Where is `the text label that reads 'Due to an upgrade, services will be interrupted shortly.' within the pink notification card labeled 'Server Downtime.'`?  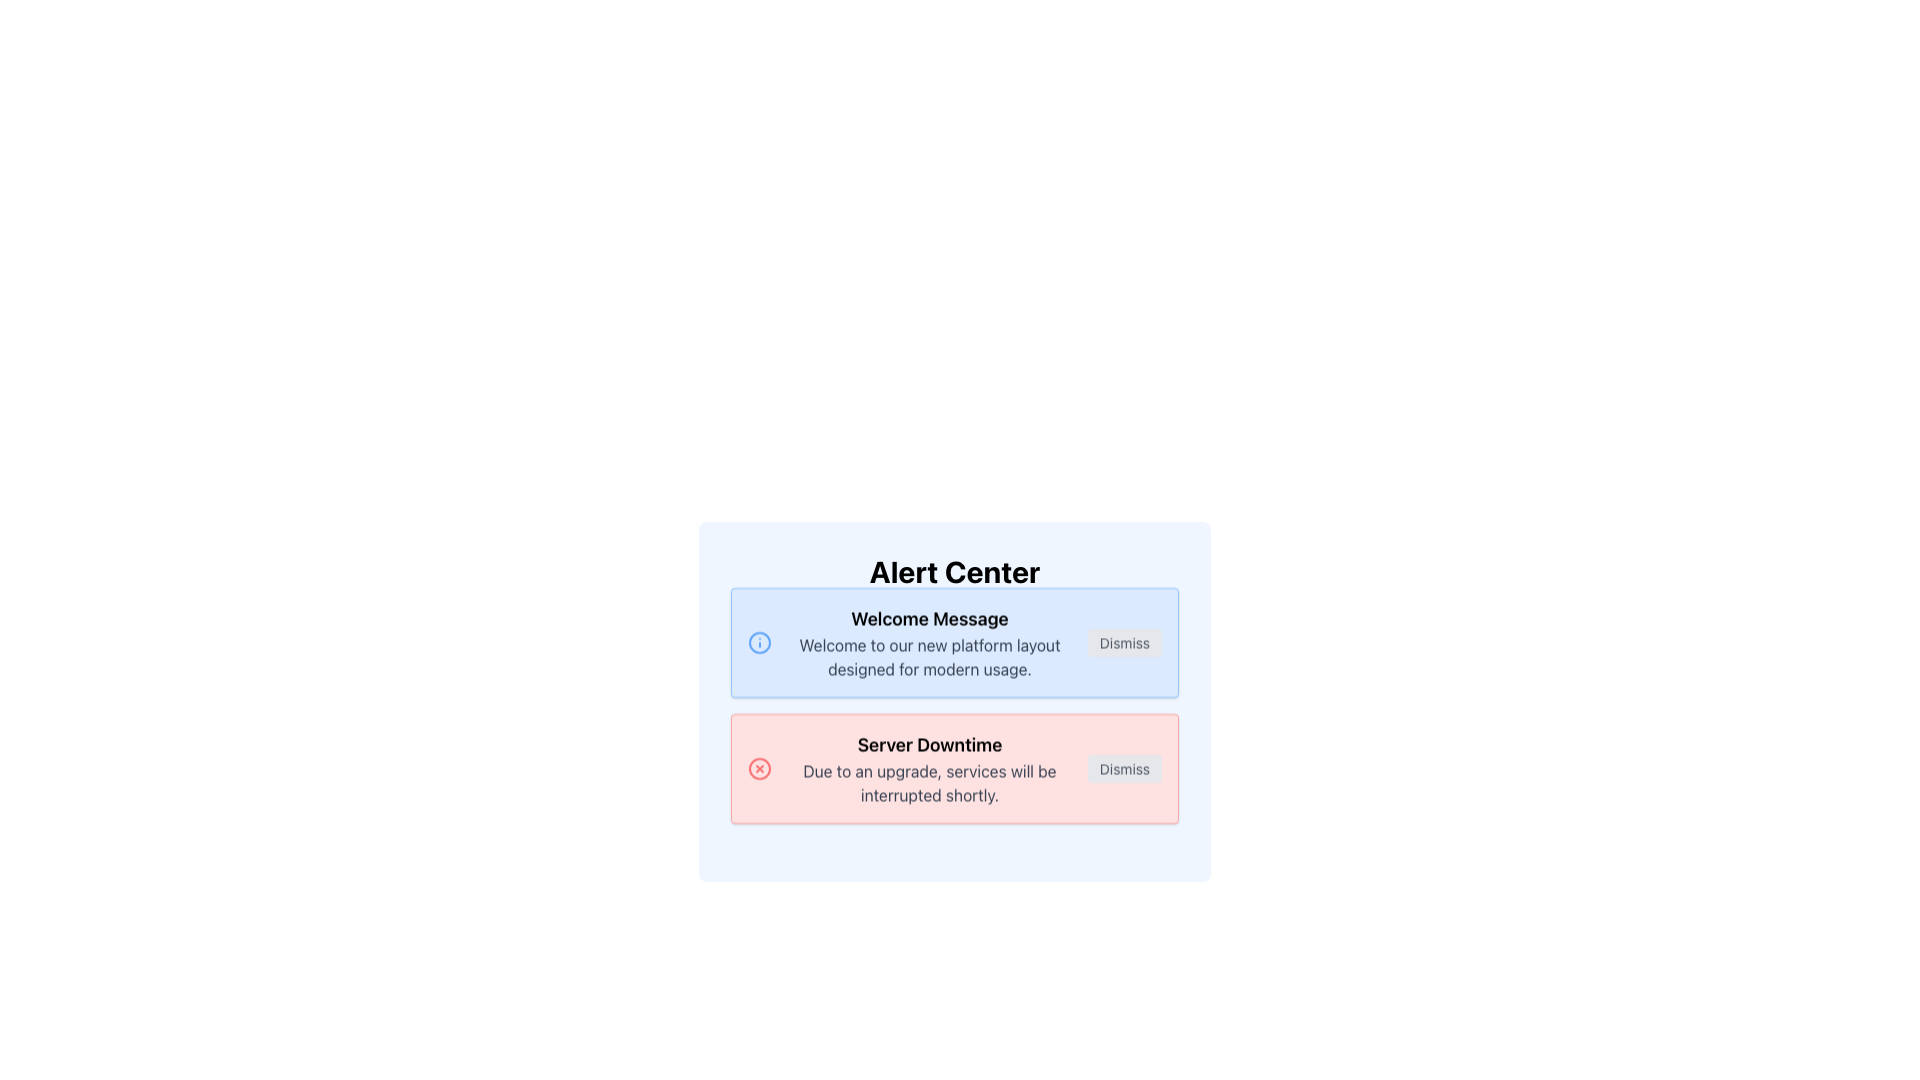 the text label that reads 'Due to an upgrade, services will be interrupted shortly.' within the pink notification card labeled 'Server Downtime.' is located at coordinates (929, 799).